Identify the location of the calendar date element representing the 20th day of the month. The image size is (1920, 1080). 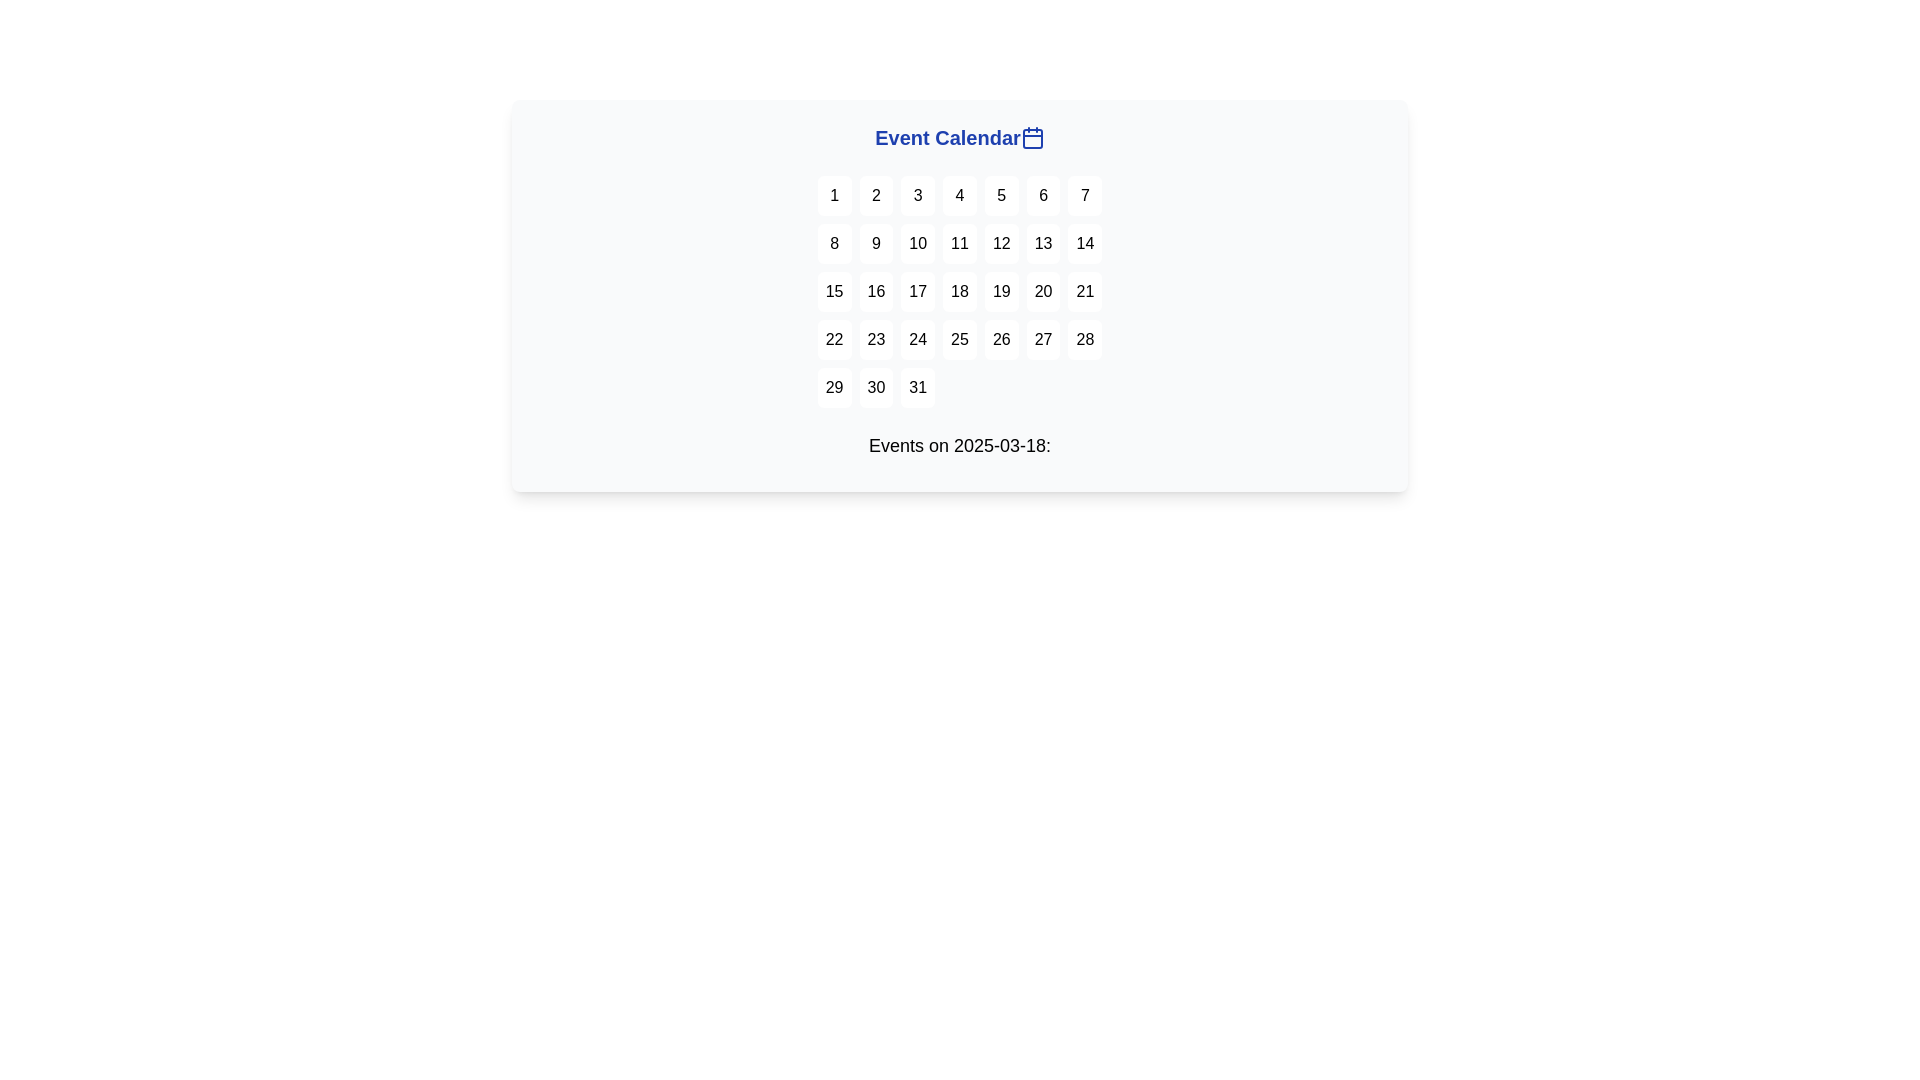
(1042, 292).